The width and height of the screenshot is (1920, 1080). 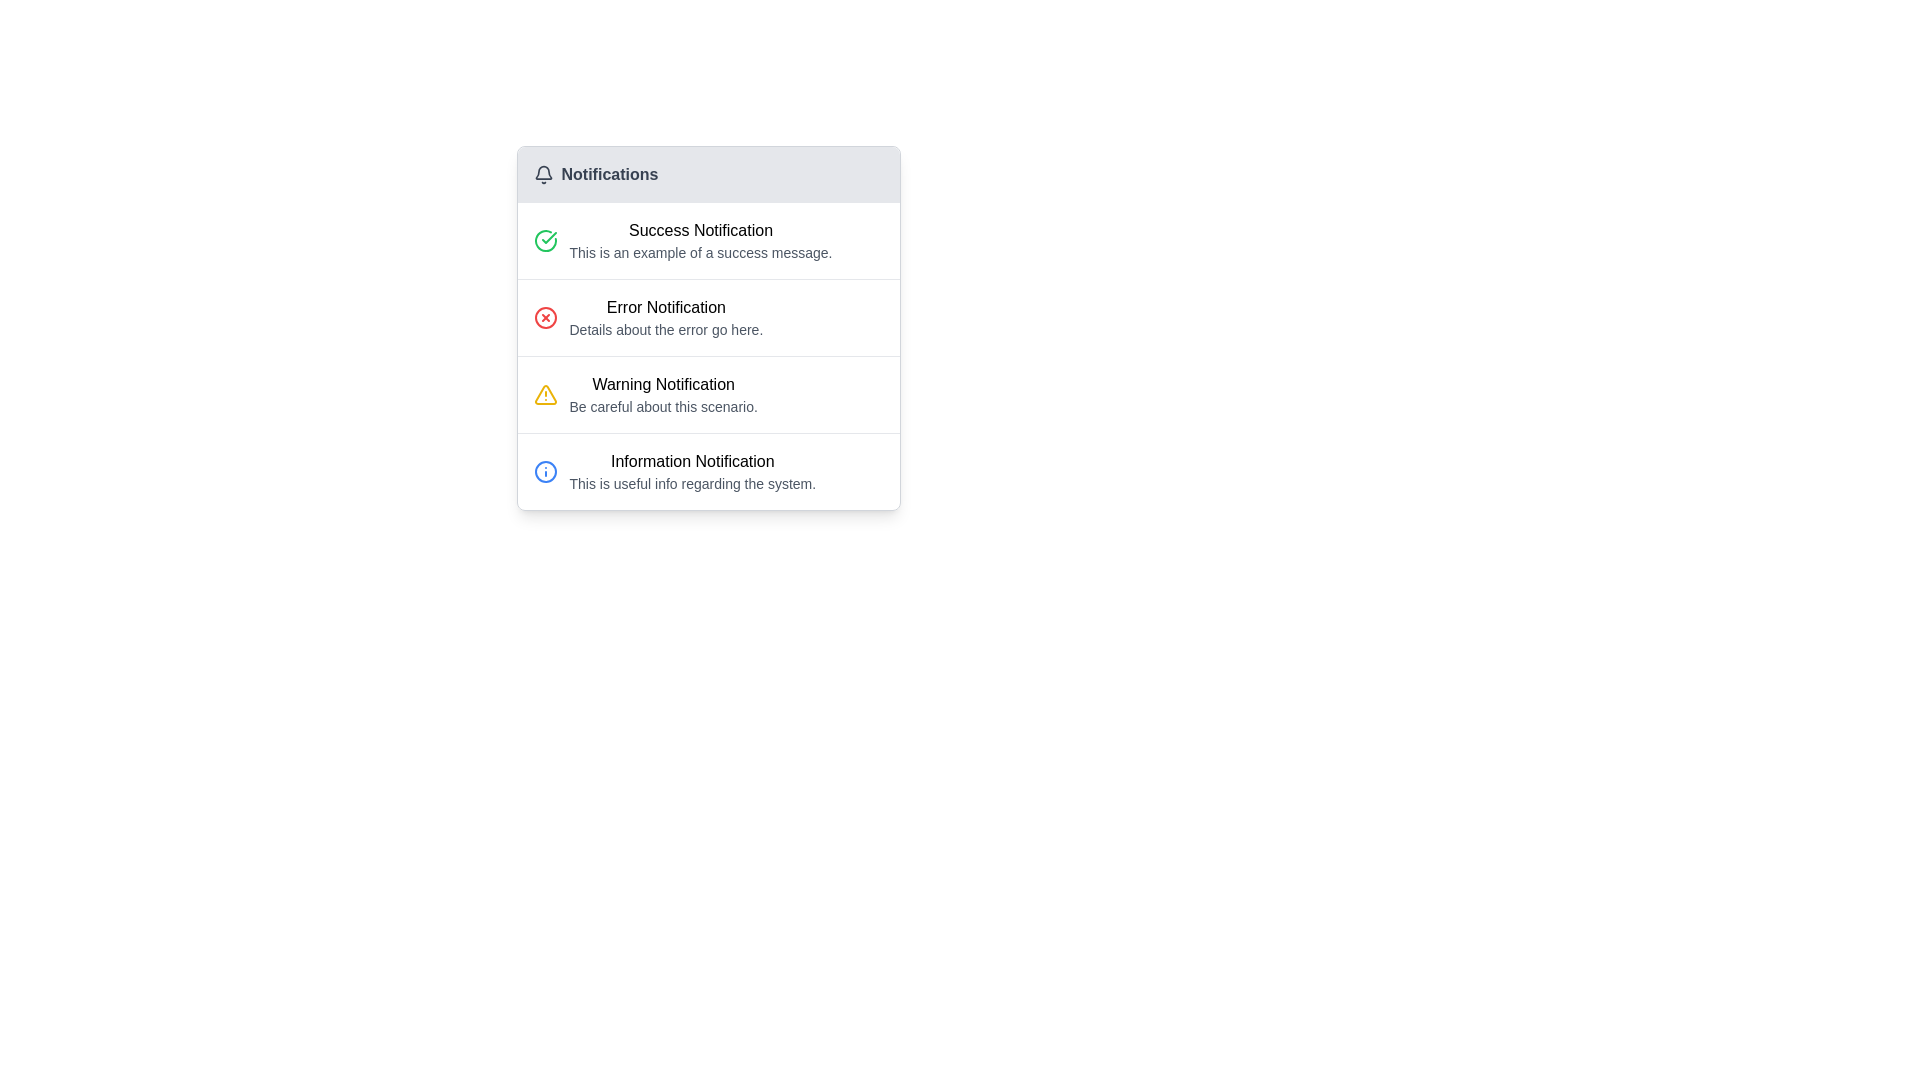 What do you see at coordinates (545, 471) in the screenshot?
I see `the information icon located in the lower section of the notifications panel, which signifies additional information related to the notification entry` at bounding box center [545, 471].